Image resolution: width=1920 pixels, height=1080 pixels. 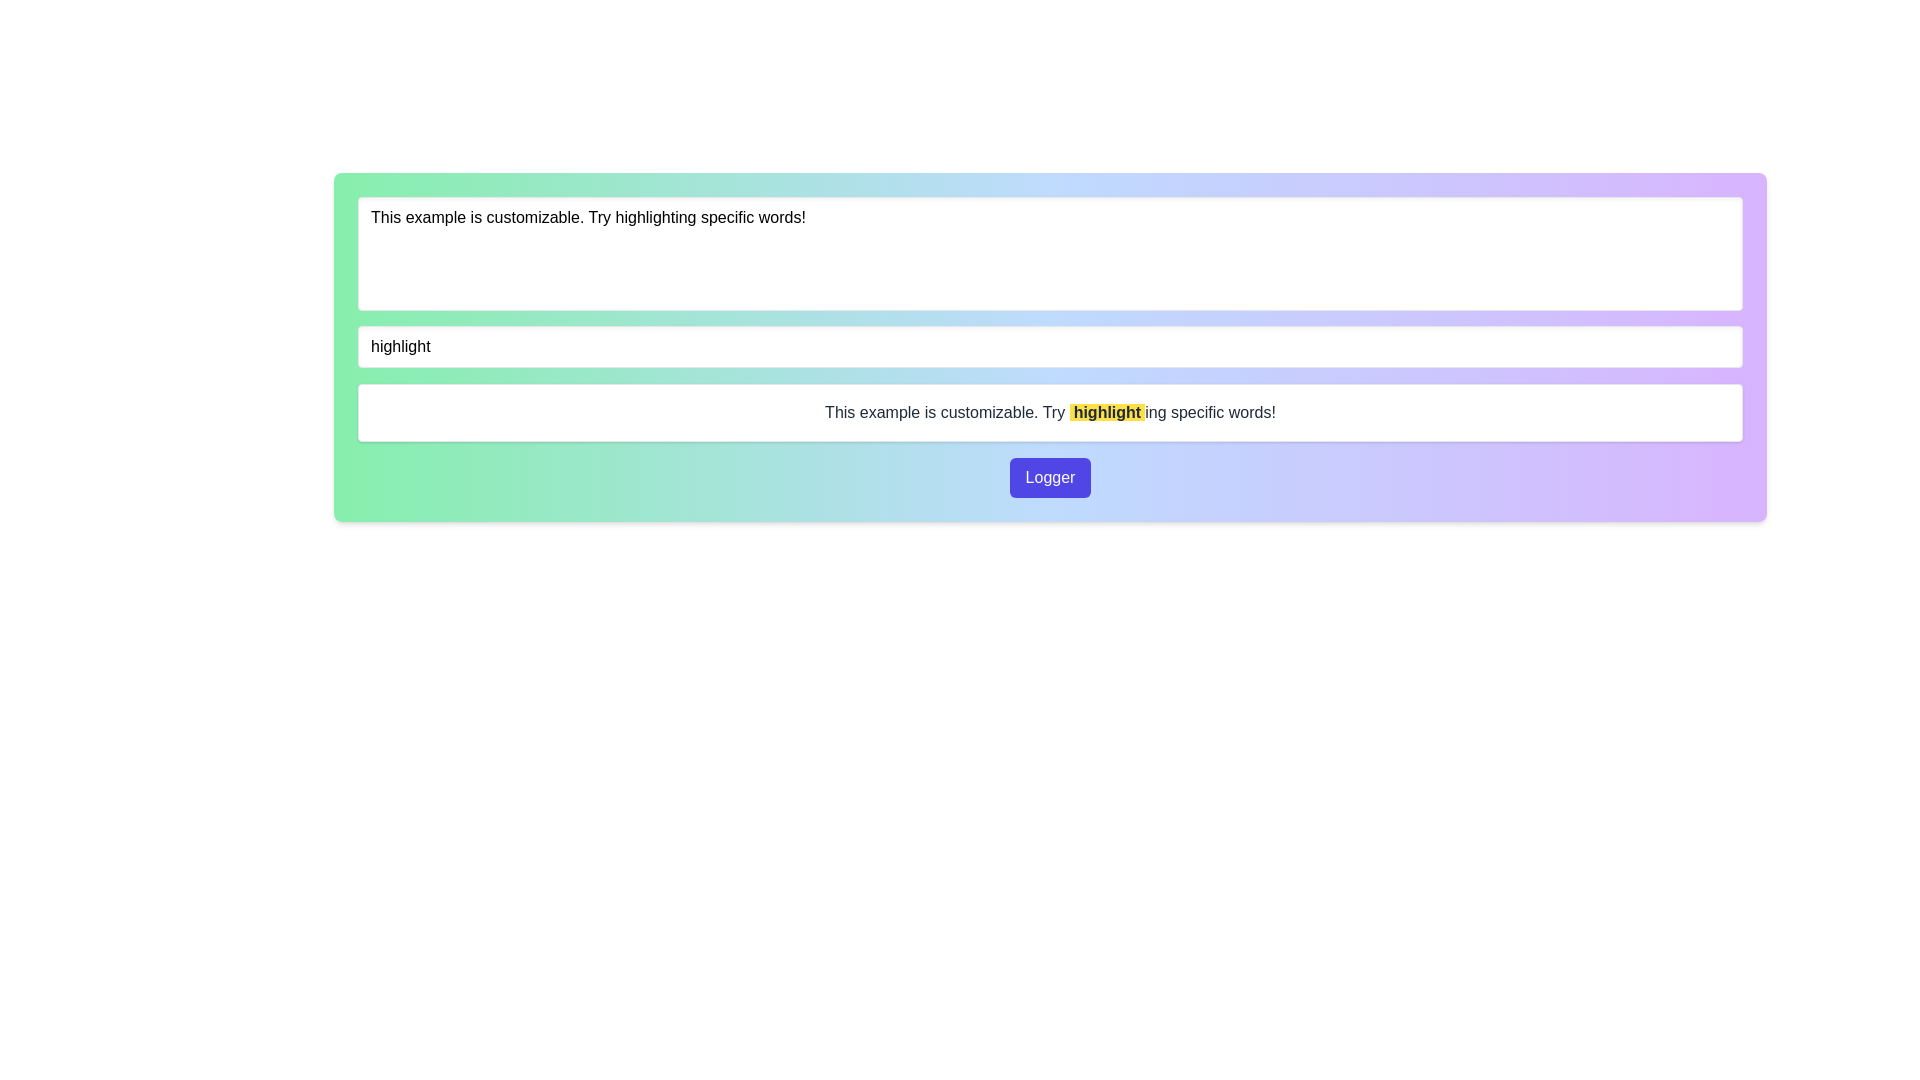 What do you see at coordinates (985, 411) in the screenshot?
I see `the text block that provides guidance about a feature, specifically positioned to the left of the word 'highlight'` at bounding box center [985, 411].